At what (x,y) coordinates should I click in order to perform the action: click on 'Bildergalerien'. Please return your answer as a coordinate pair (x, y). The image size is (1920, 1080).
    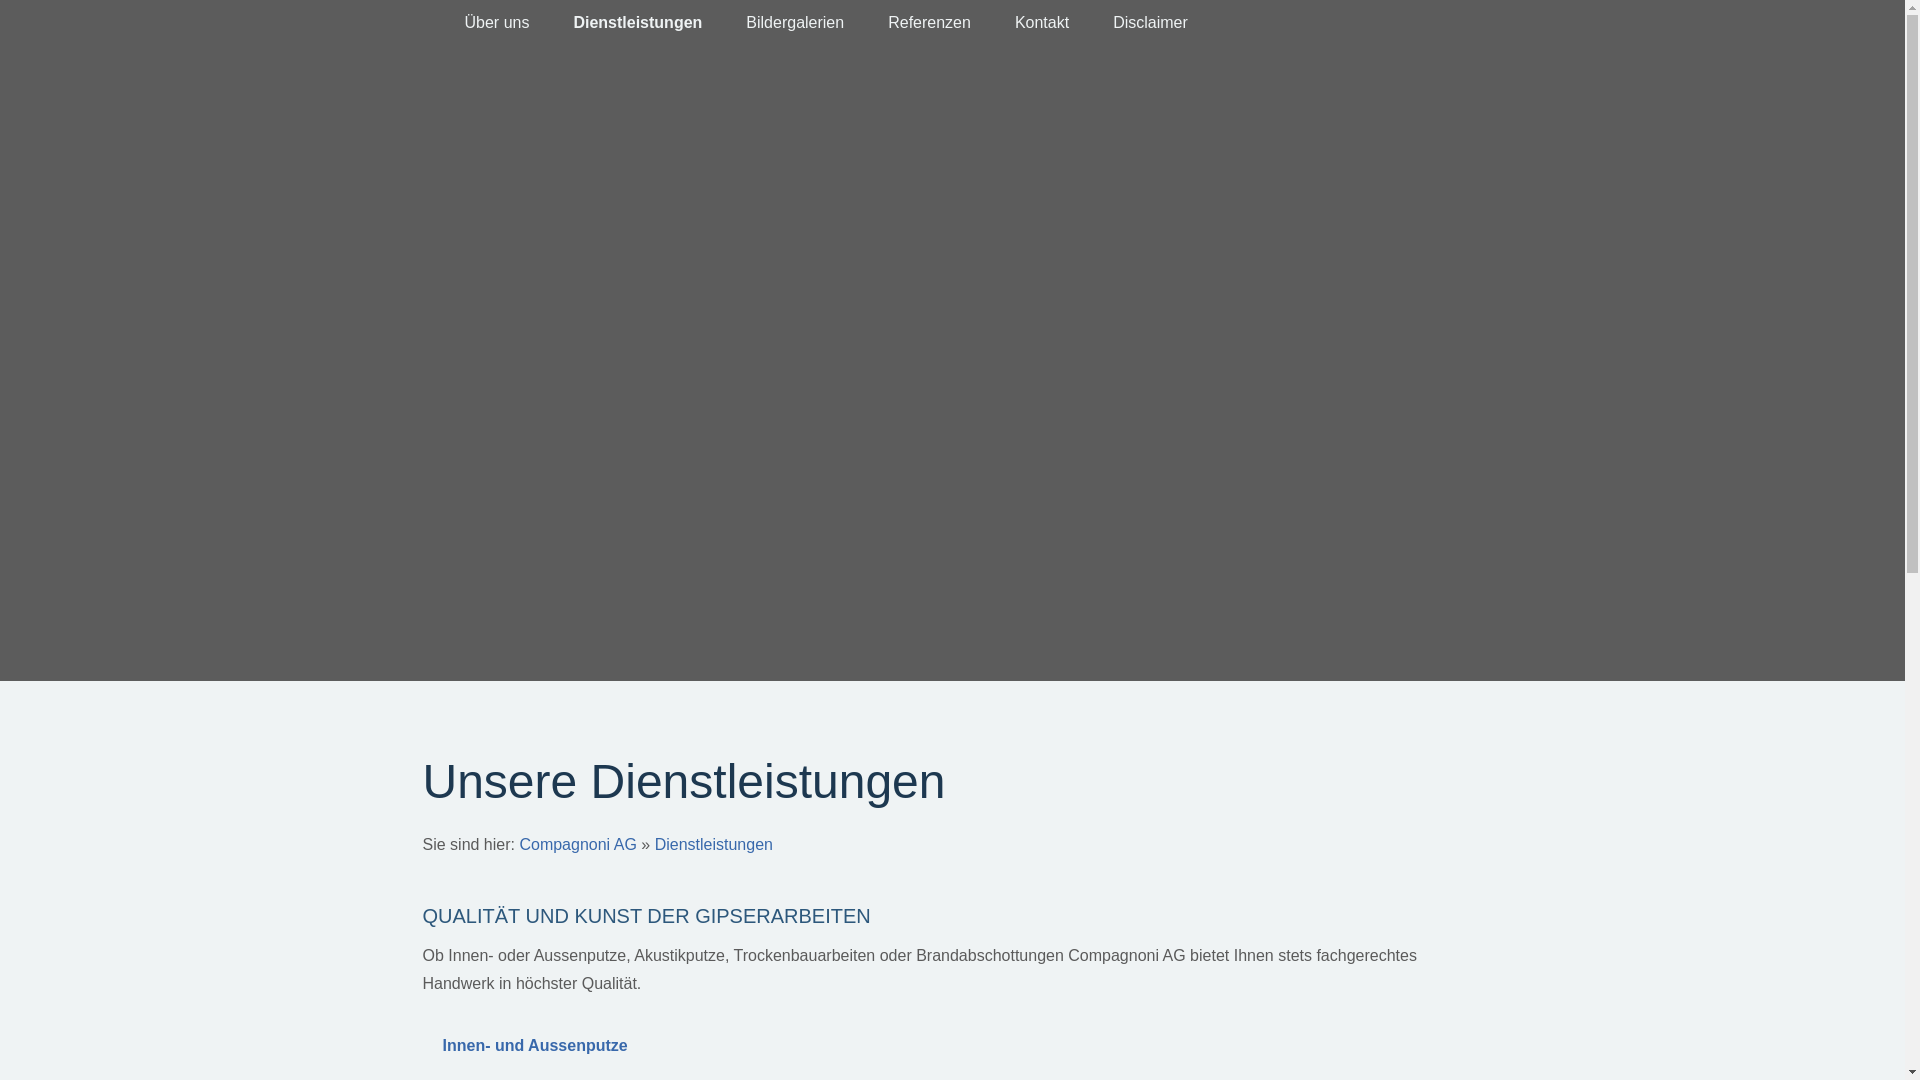
    Looking at the image, I should click on (794, 23).